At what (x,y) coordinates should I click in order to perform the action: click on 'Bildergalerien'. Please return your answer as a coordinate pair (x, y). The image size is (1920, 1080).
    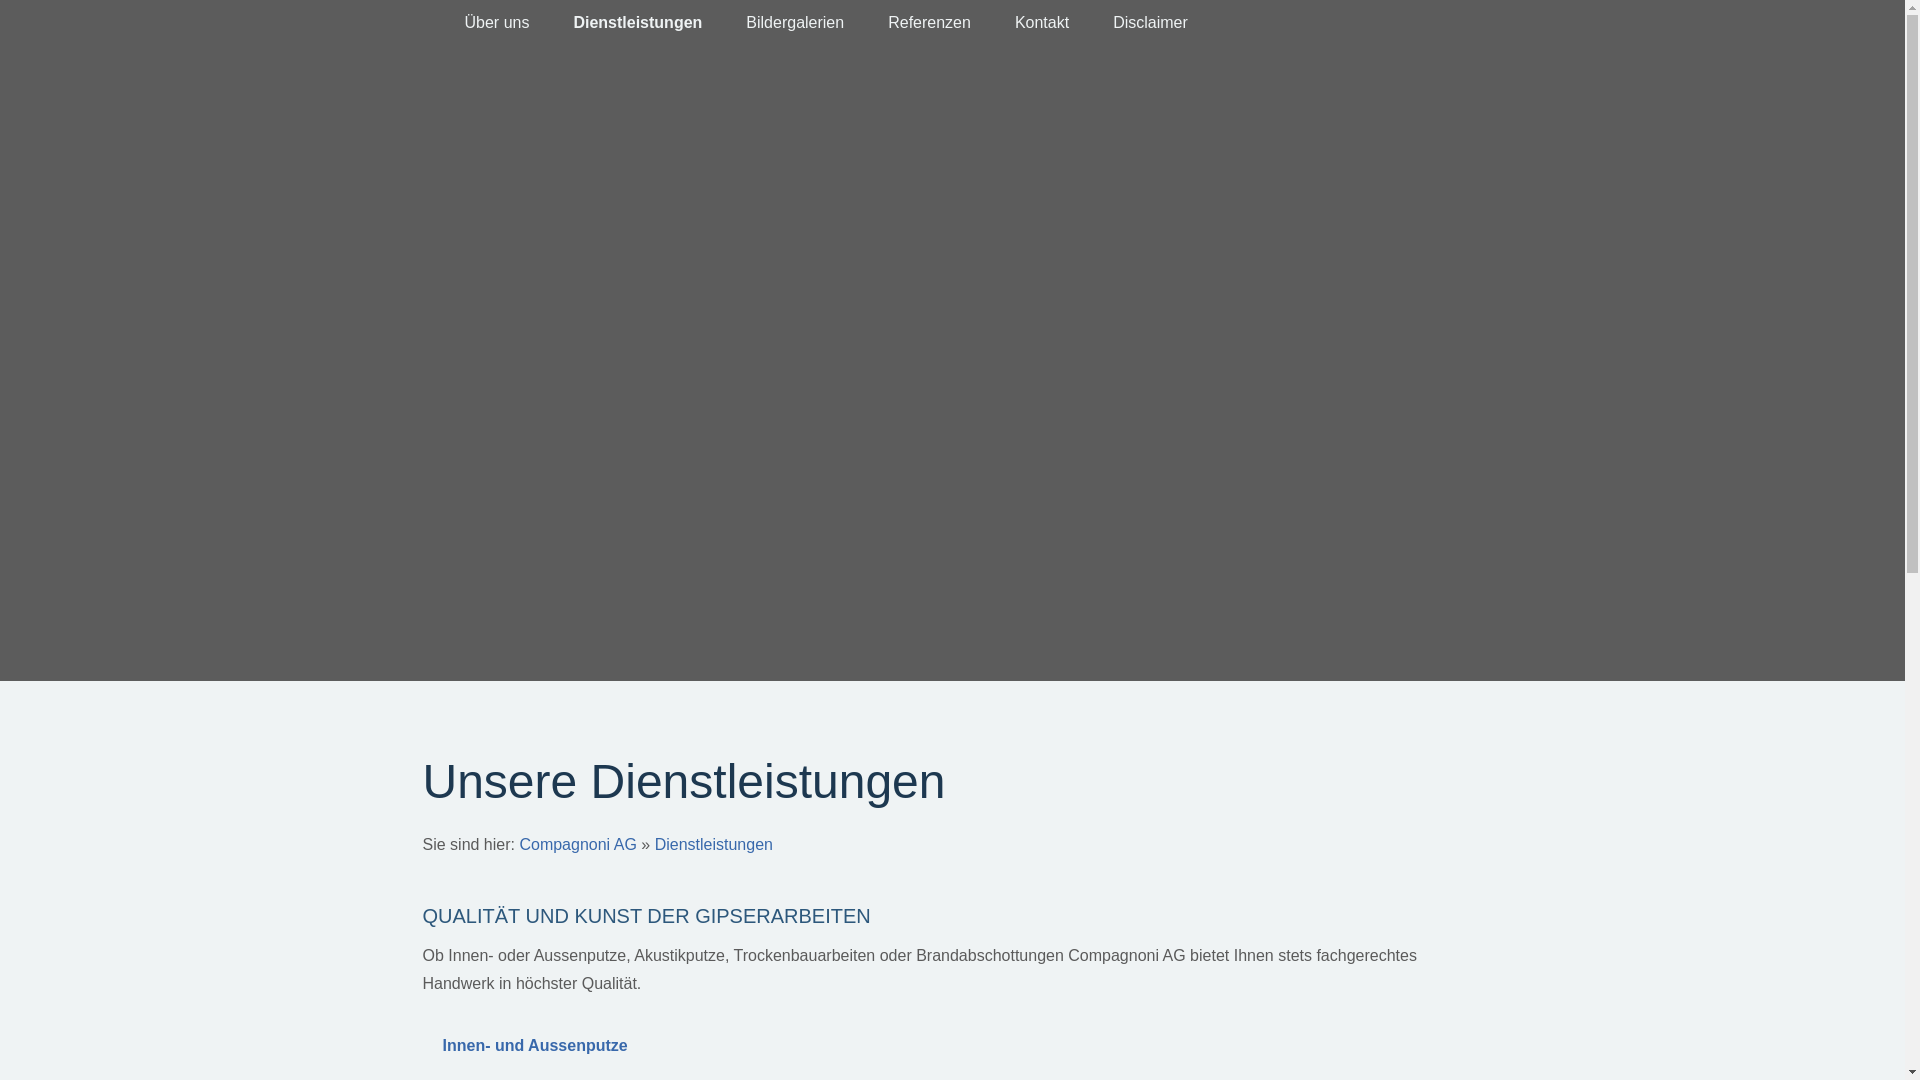
    Looking at the image, I should click on (794, 23).